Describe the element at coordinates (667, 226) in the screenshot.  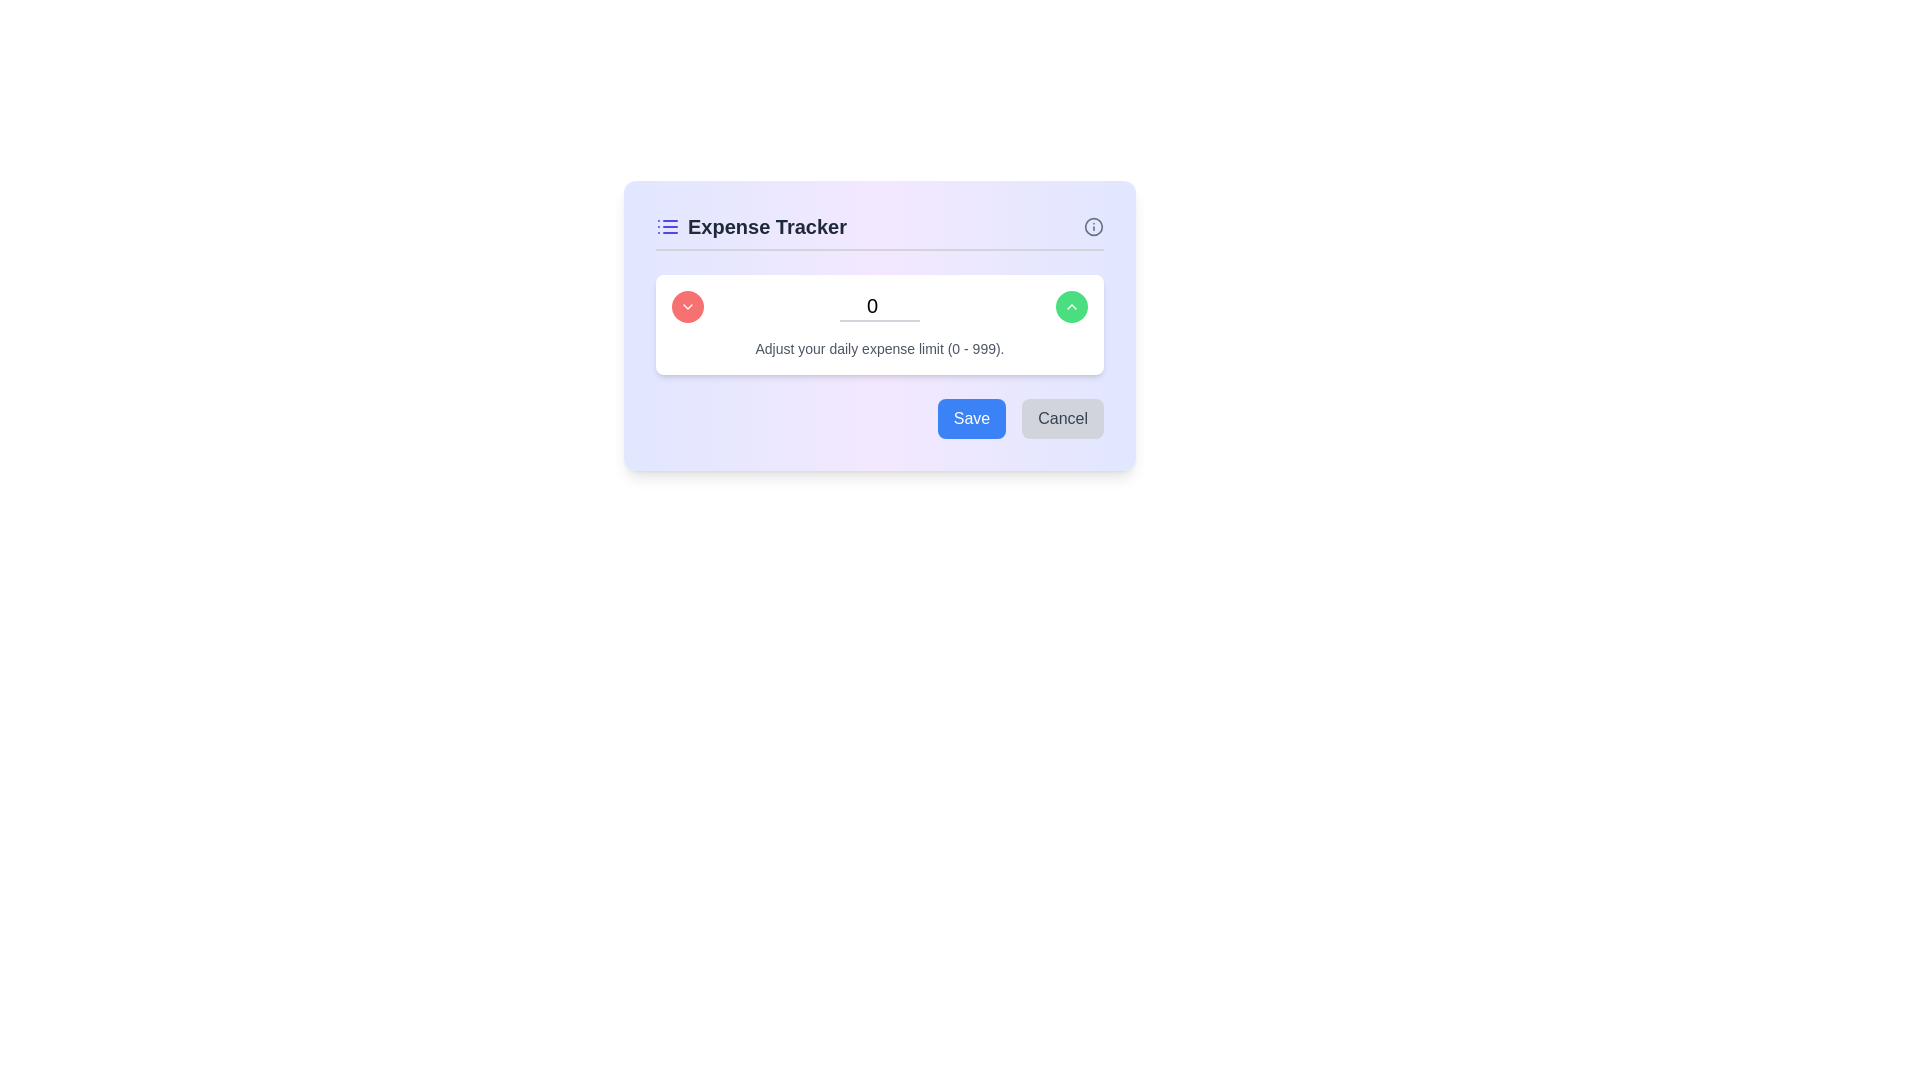
I see `the icon representing the list functionality for the 'Expense Tracker' title, located at the top-left area of the panel, adjacent to the bold text` at that location.